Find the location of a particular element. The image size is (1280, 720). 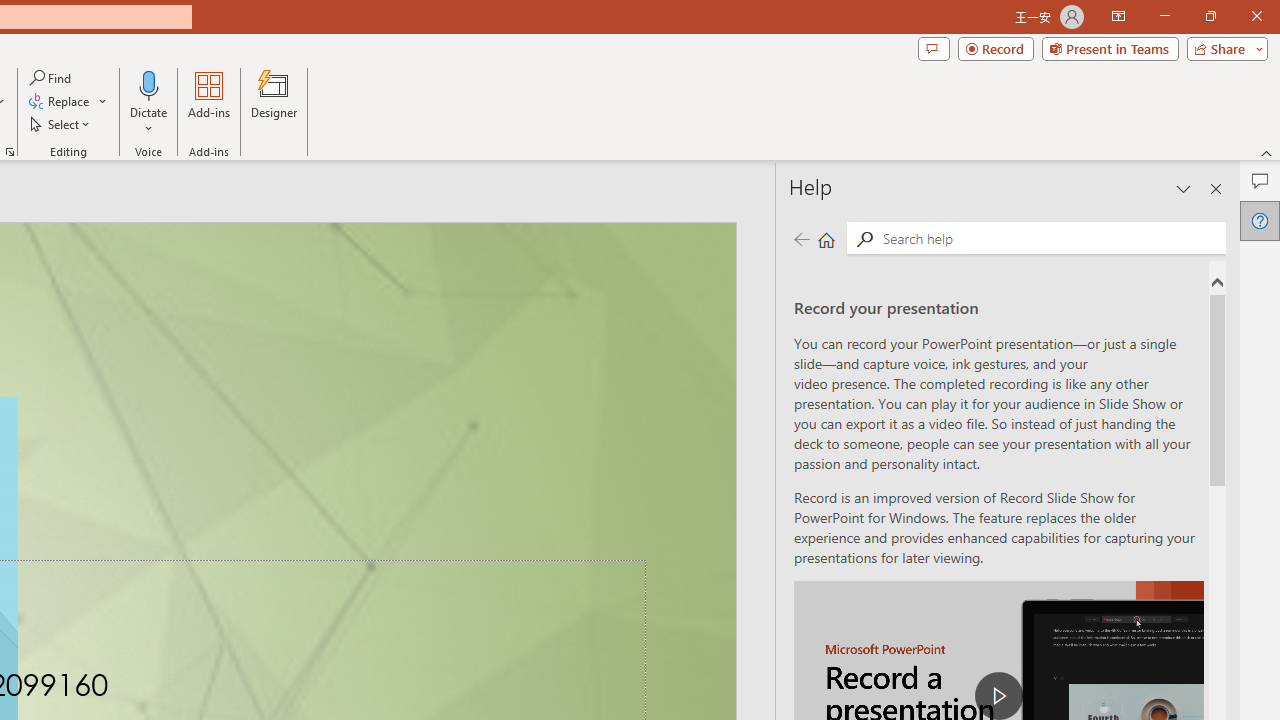

'Find...' is located at coordinates (51, 77).